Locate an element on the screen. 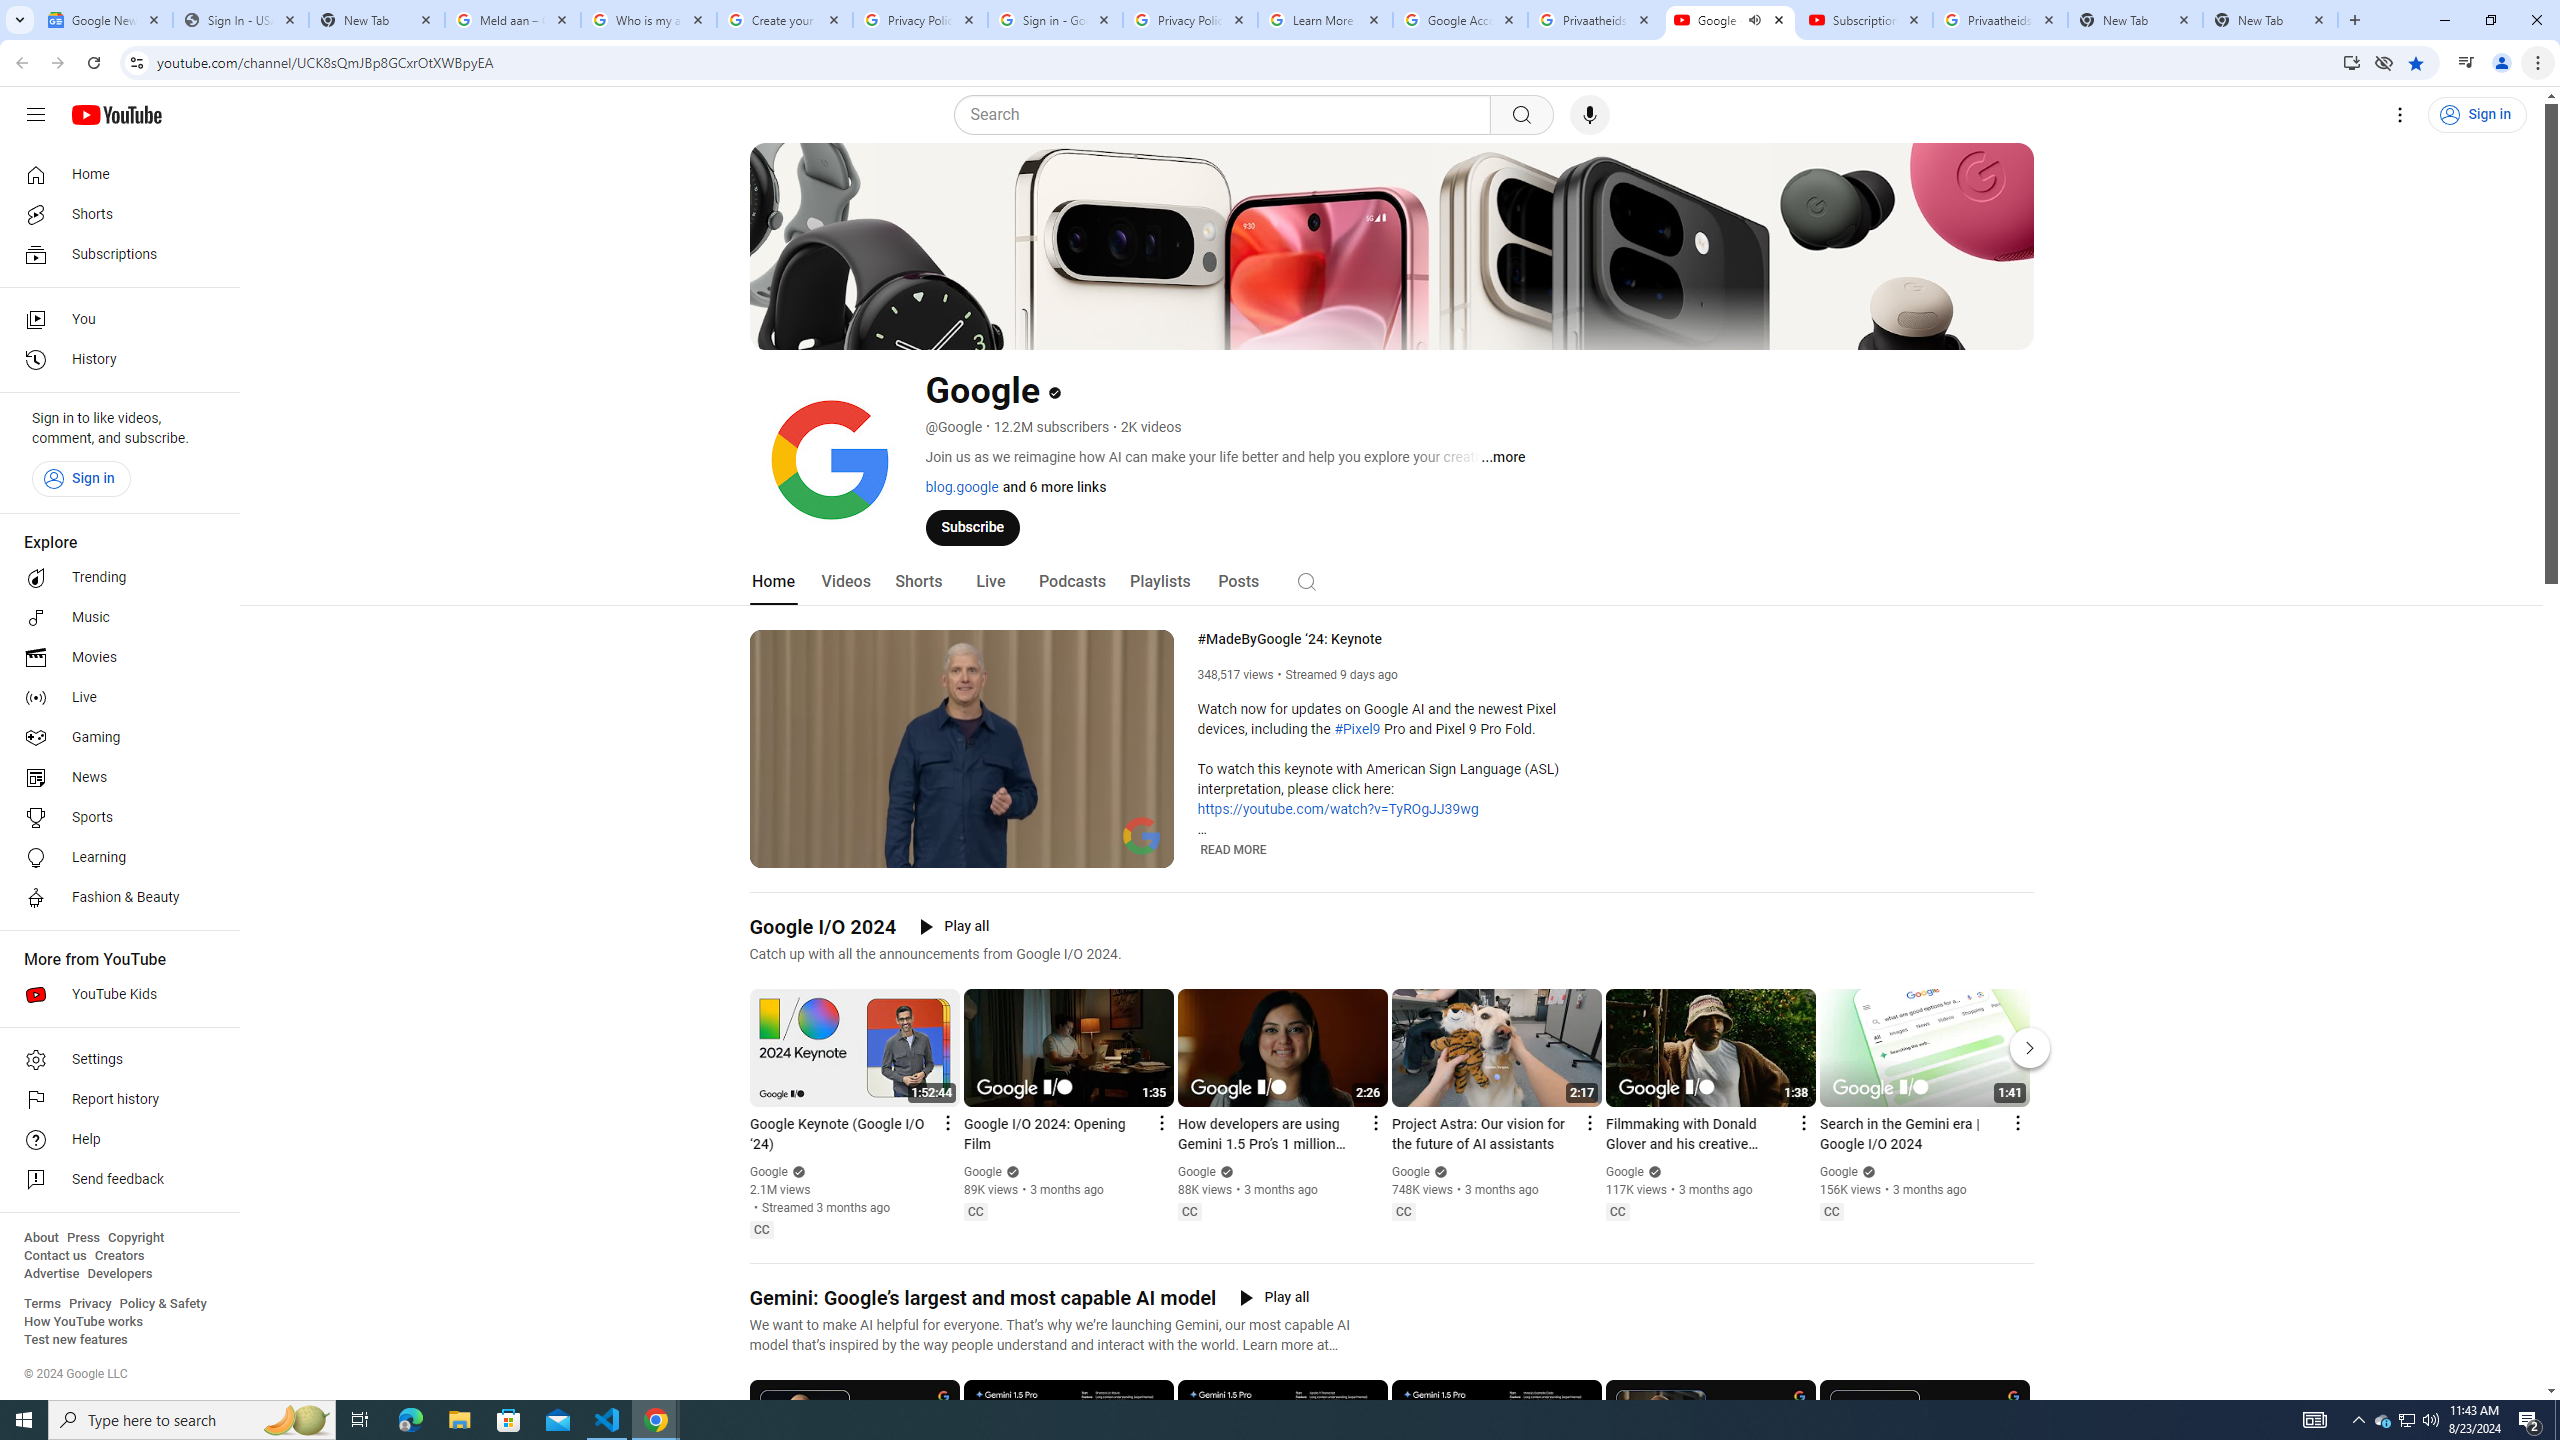 The height and width of the screenshot is (1440, 2560). 'Contact us' is located at coordinates (54, 1255).